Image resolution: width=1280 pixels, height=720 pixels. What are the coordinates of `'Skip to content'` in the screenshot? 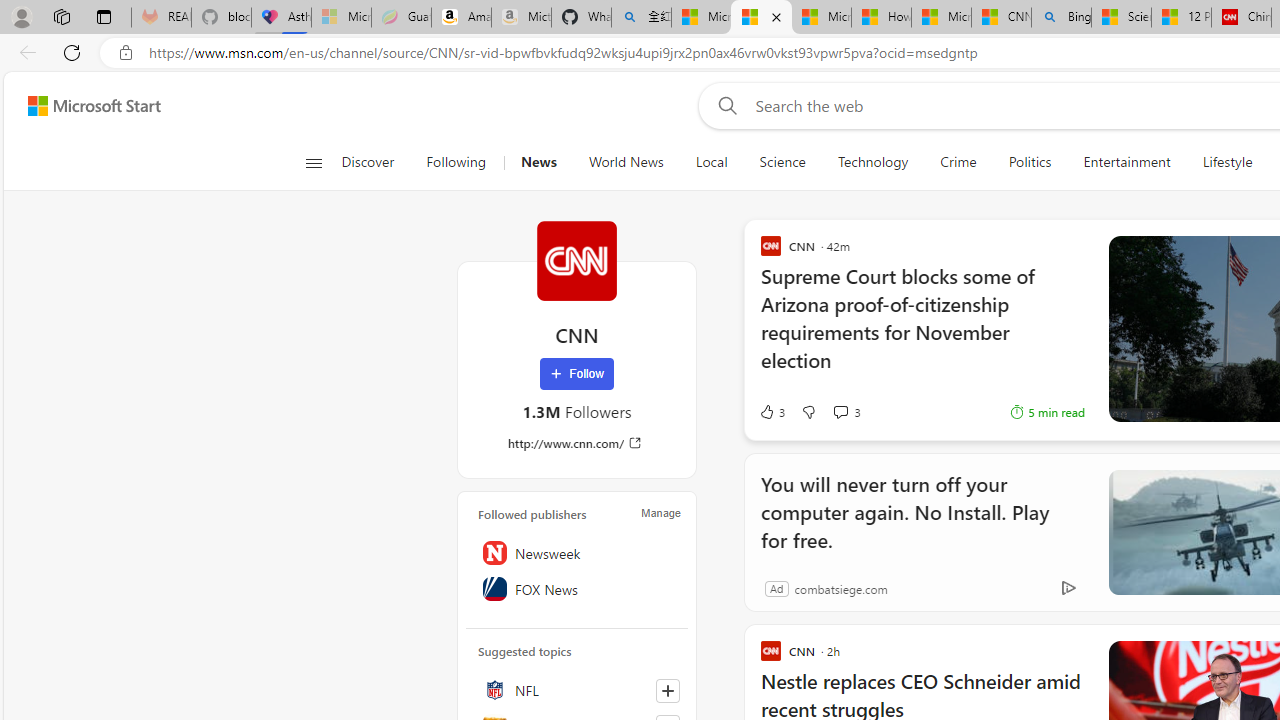 It's located at (86, 105).